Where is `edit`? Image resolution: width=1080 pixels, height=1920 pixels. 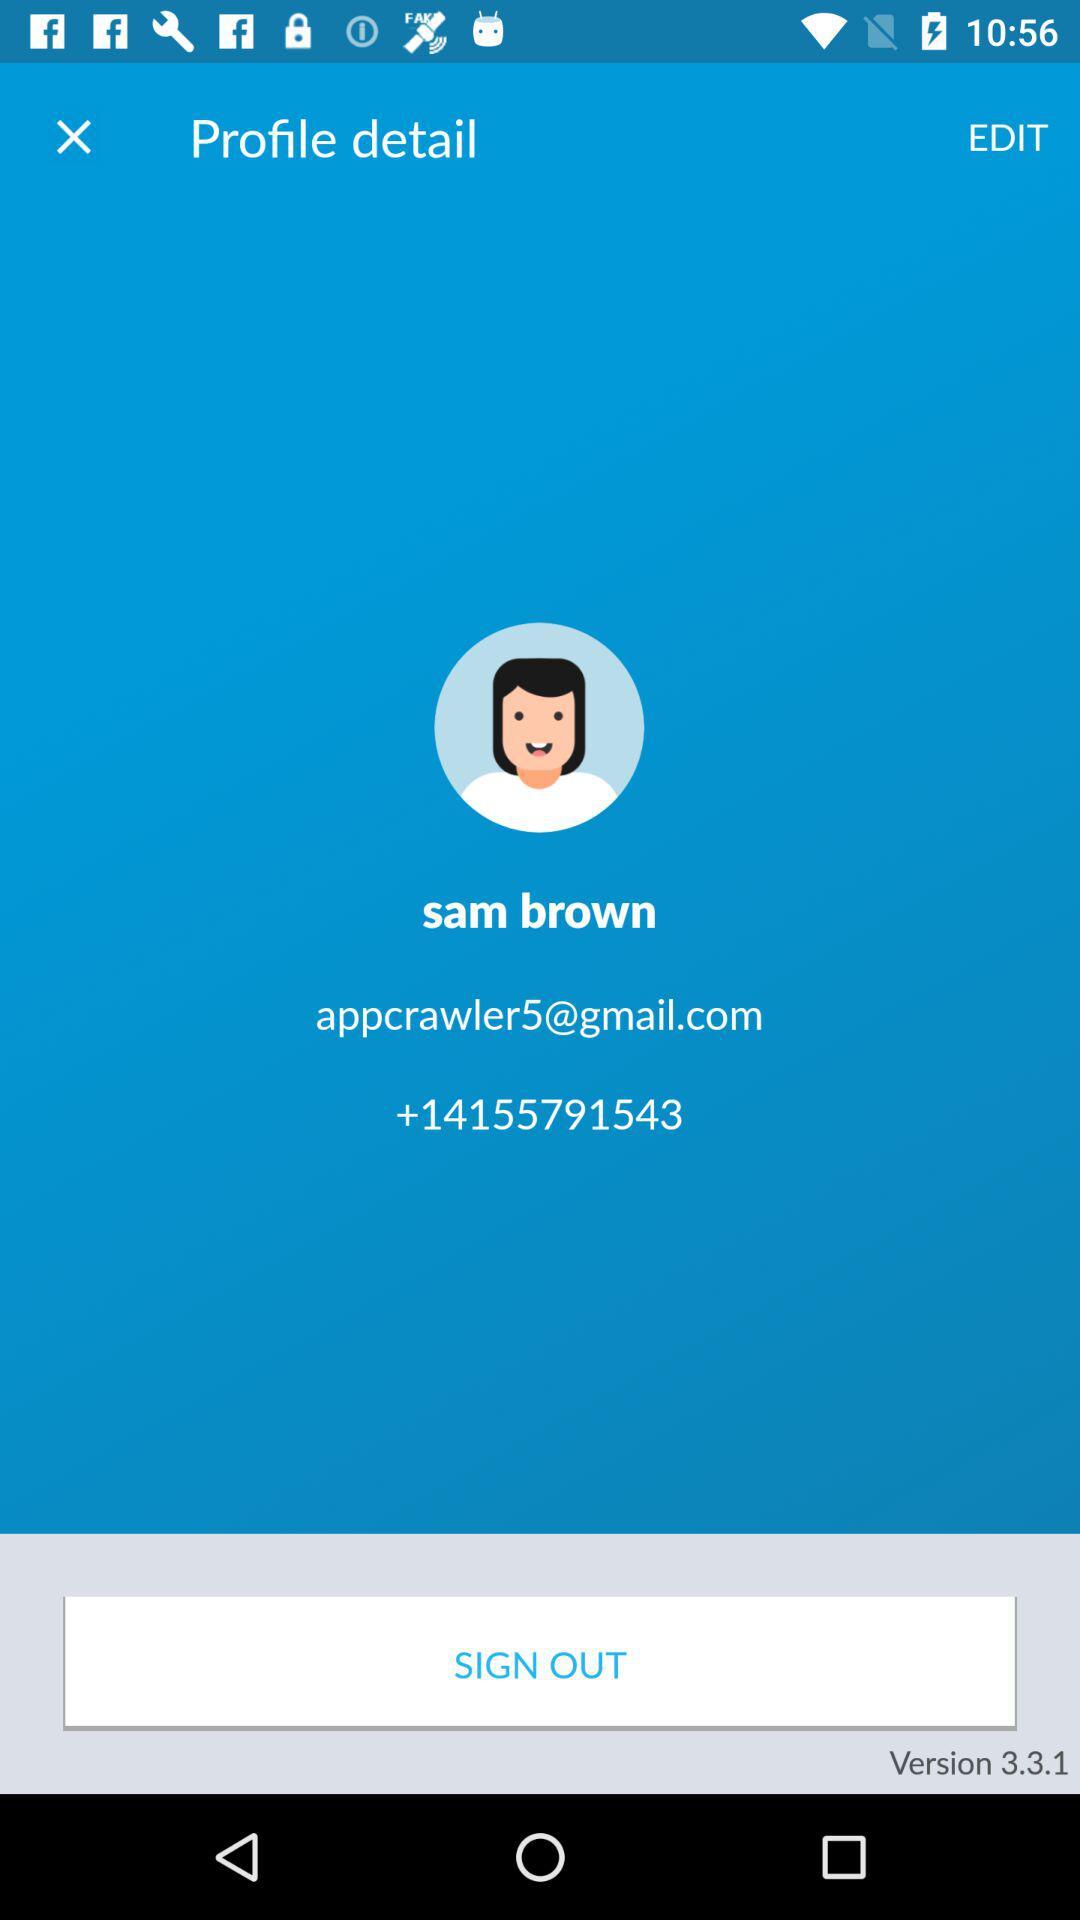
edit is located at coordinates (1007, 135).